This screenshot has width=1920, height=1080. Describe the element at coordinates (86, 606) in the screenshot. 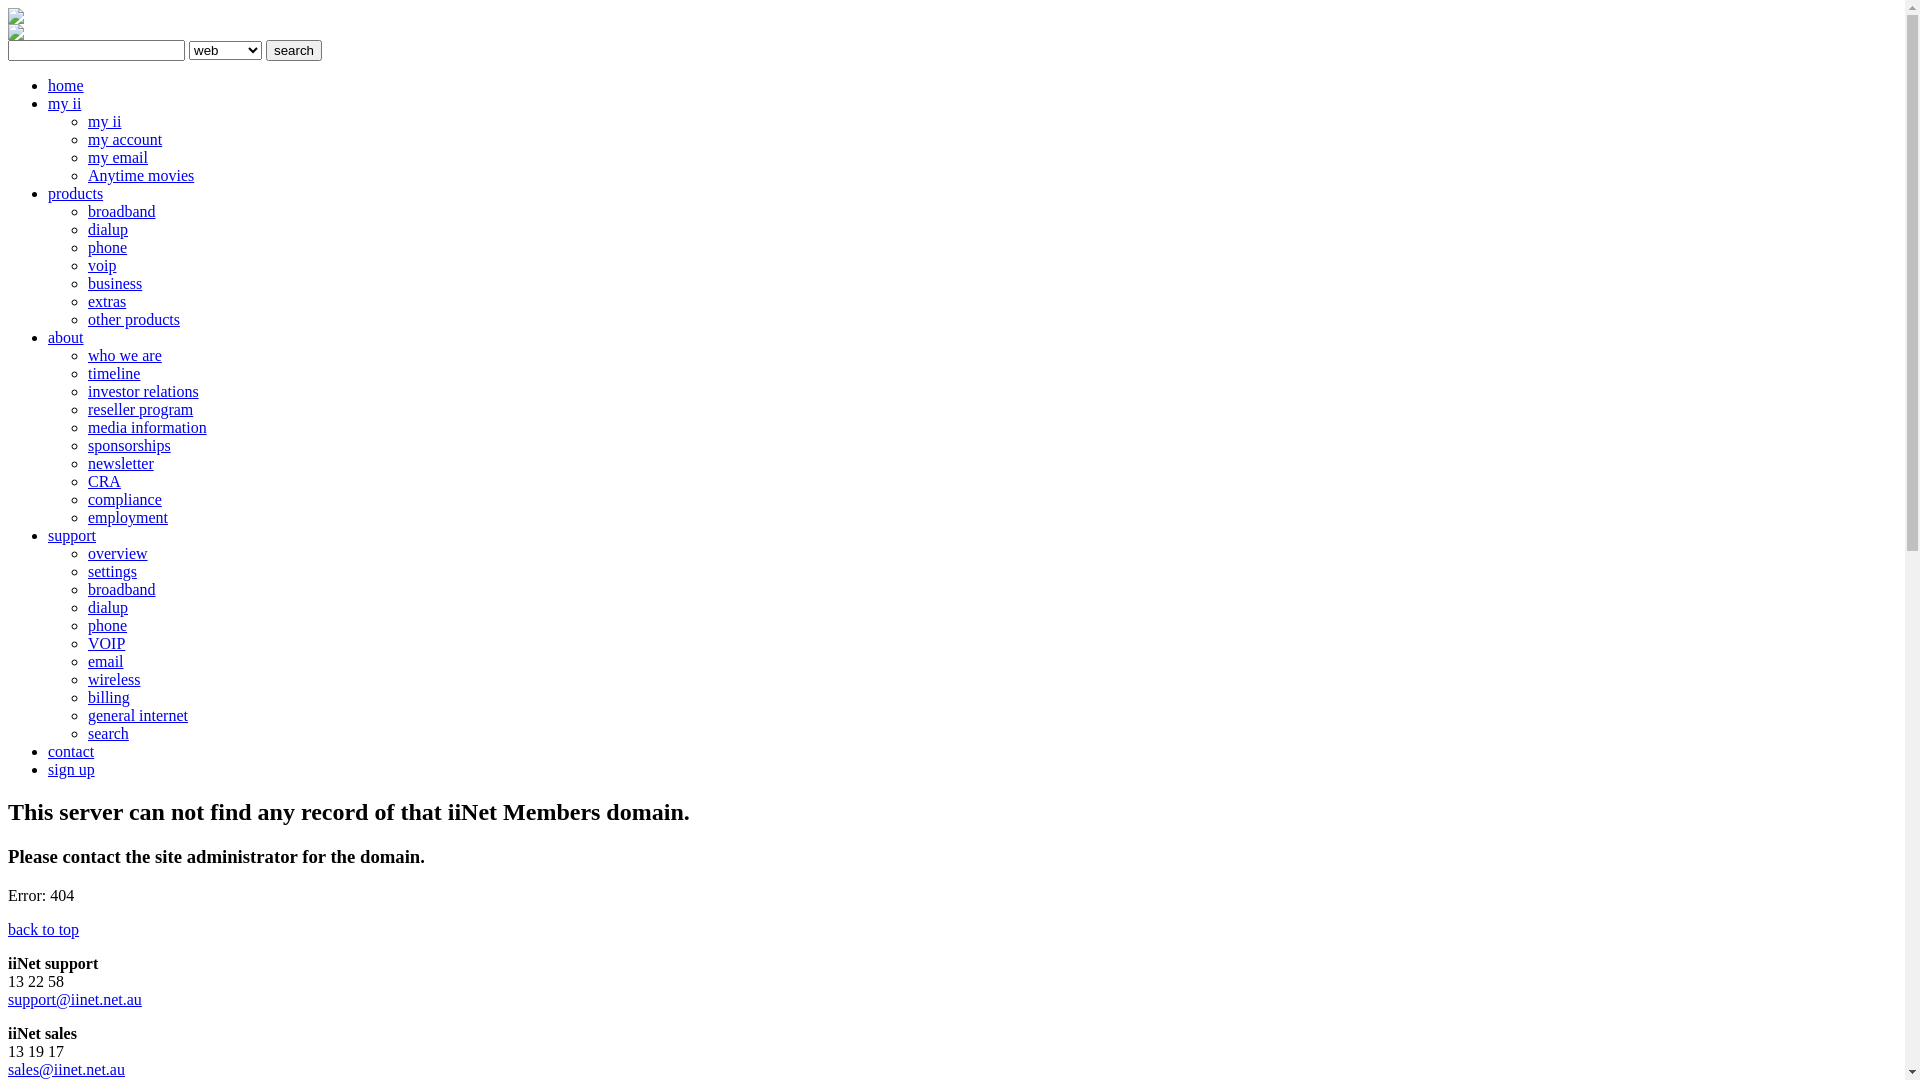

I see `'dialup'` at that location.